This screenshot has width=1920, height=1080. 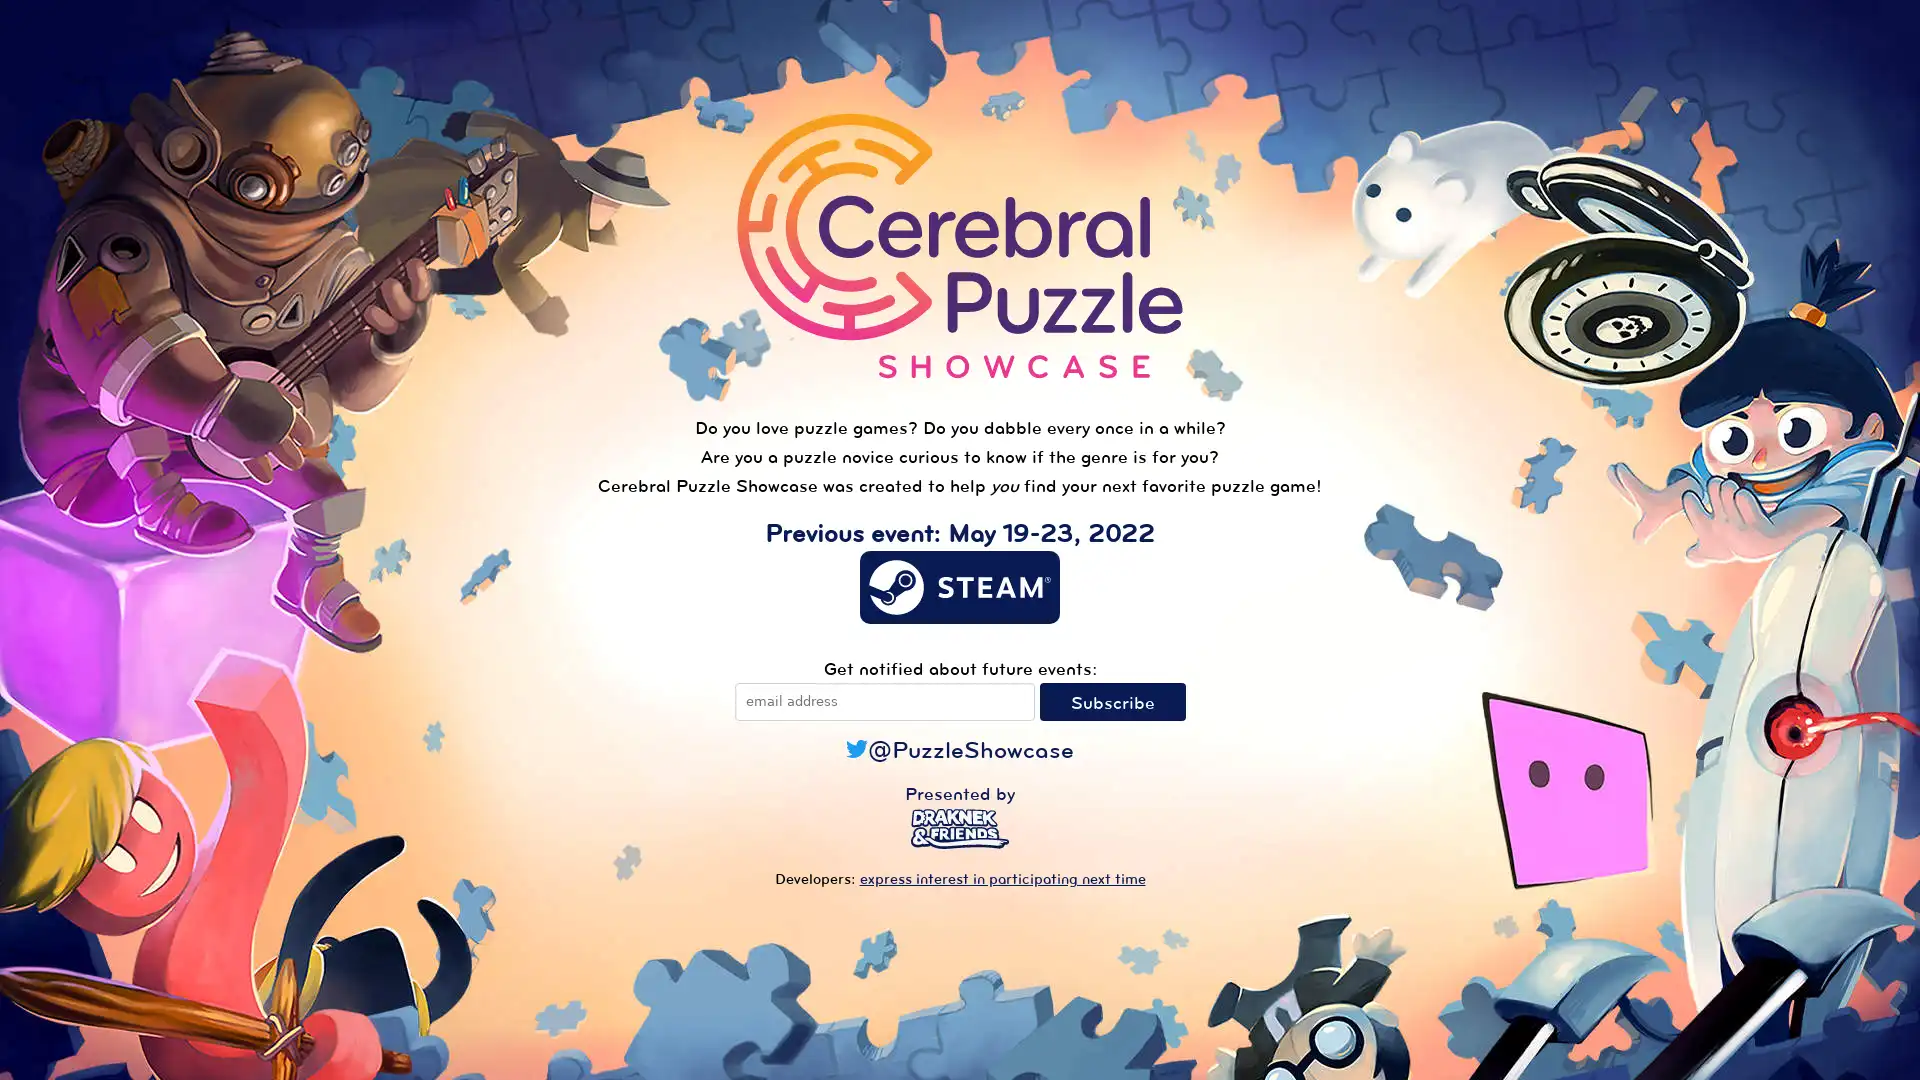 I want to click on Subscribe, so click(x=1111, y=701).